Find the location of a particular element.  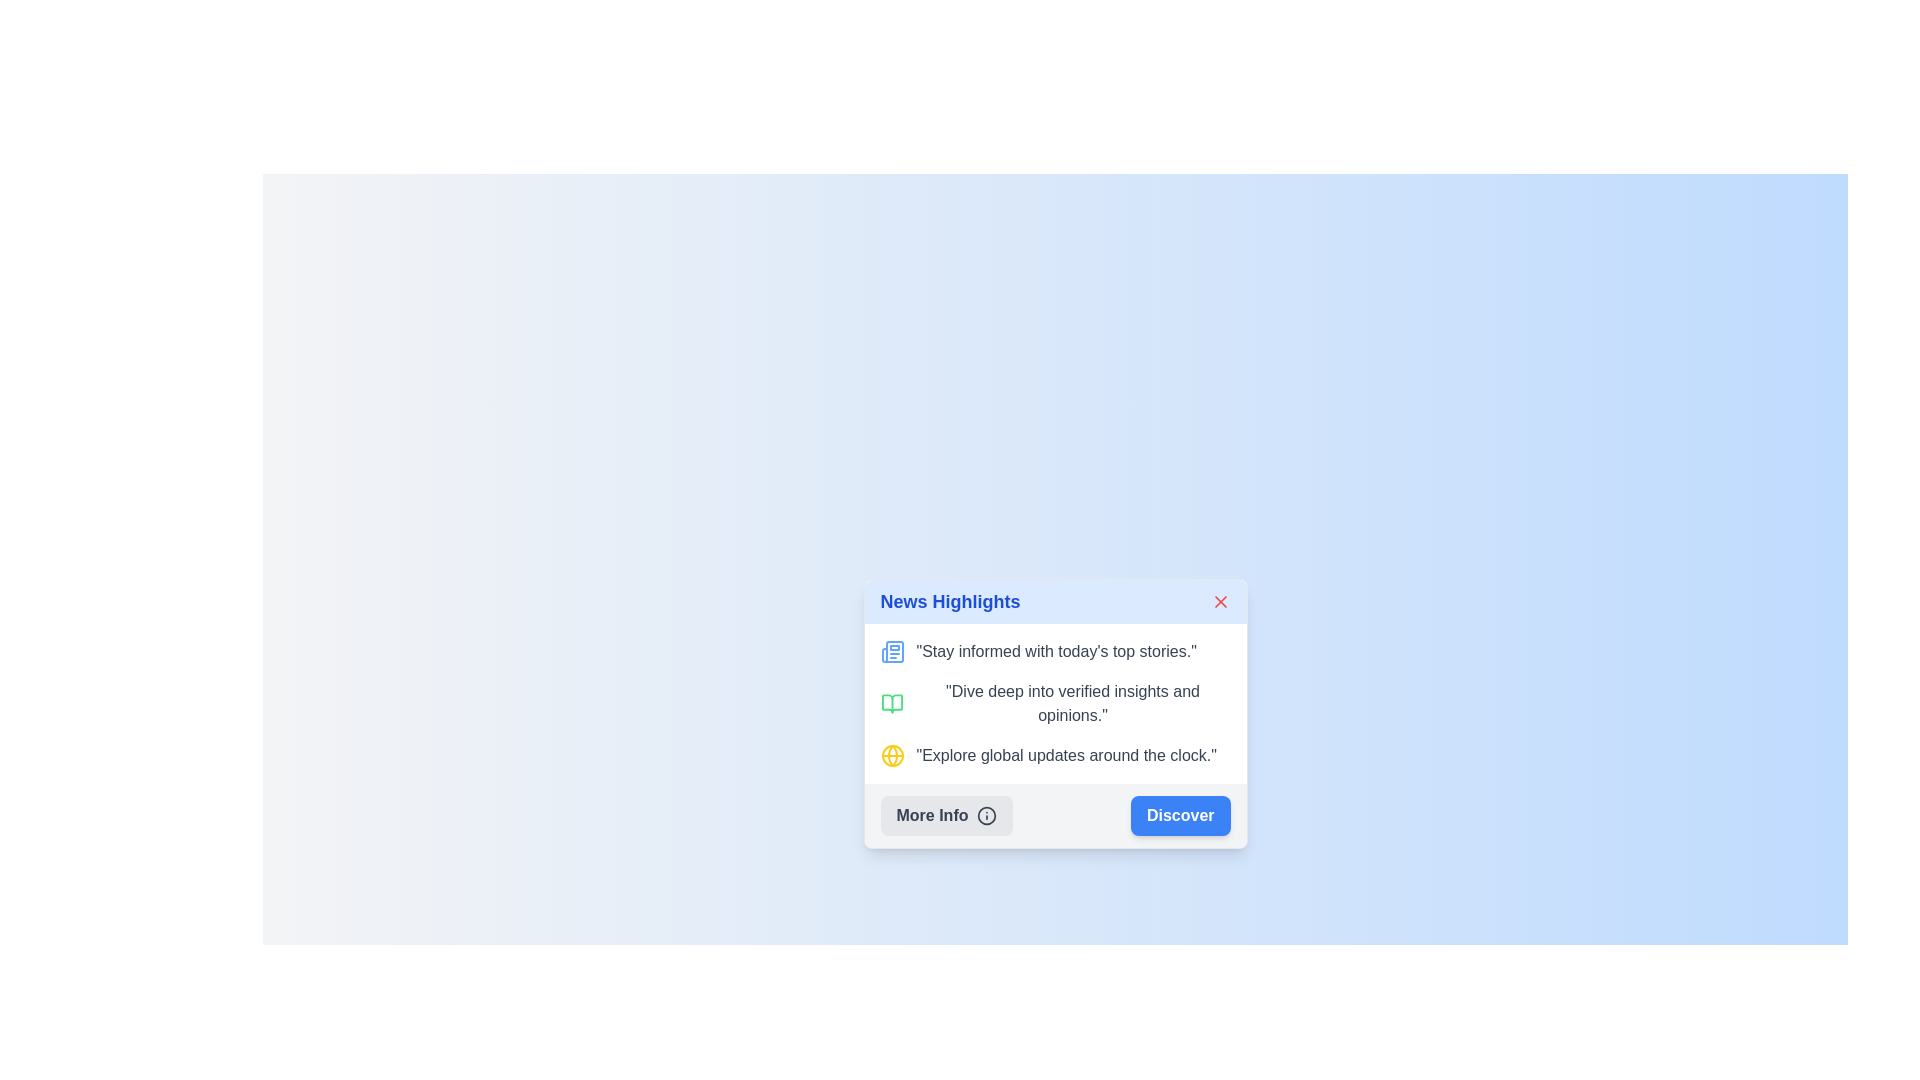

the open book icon, which is the first icon in the 'News Highlights' section of the light-blue dialog box is located at coordinates (891, 703).